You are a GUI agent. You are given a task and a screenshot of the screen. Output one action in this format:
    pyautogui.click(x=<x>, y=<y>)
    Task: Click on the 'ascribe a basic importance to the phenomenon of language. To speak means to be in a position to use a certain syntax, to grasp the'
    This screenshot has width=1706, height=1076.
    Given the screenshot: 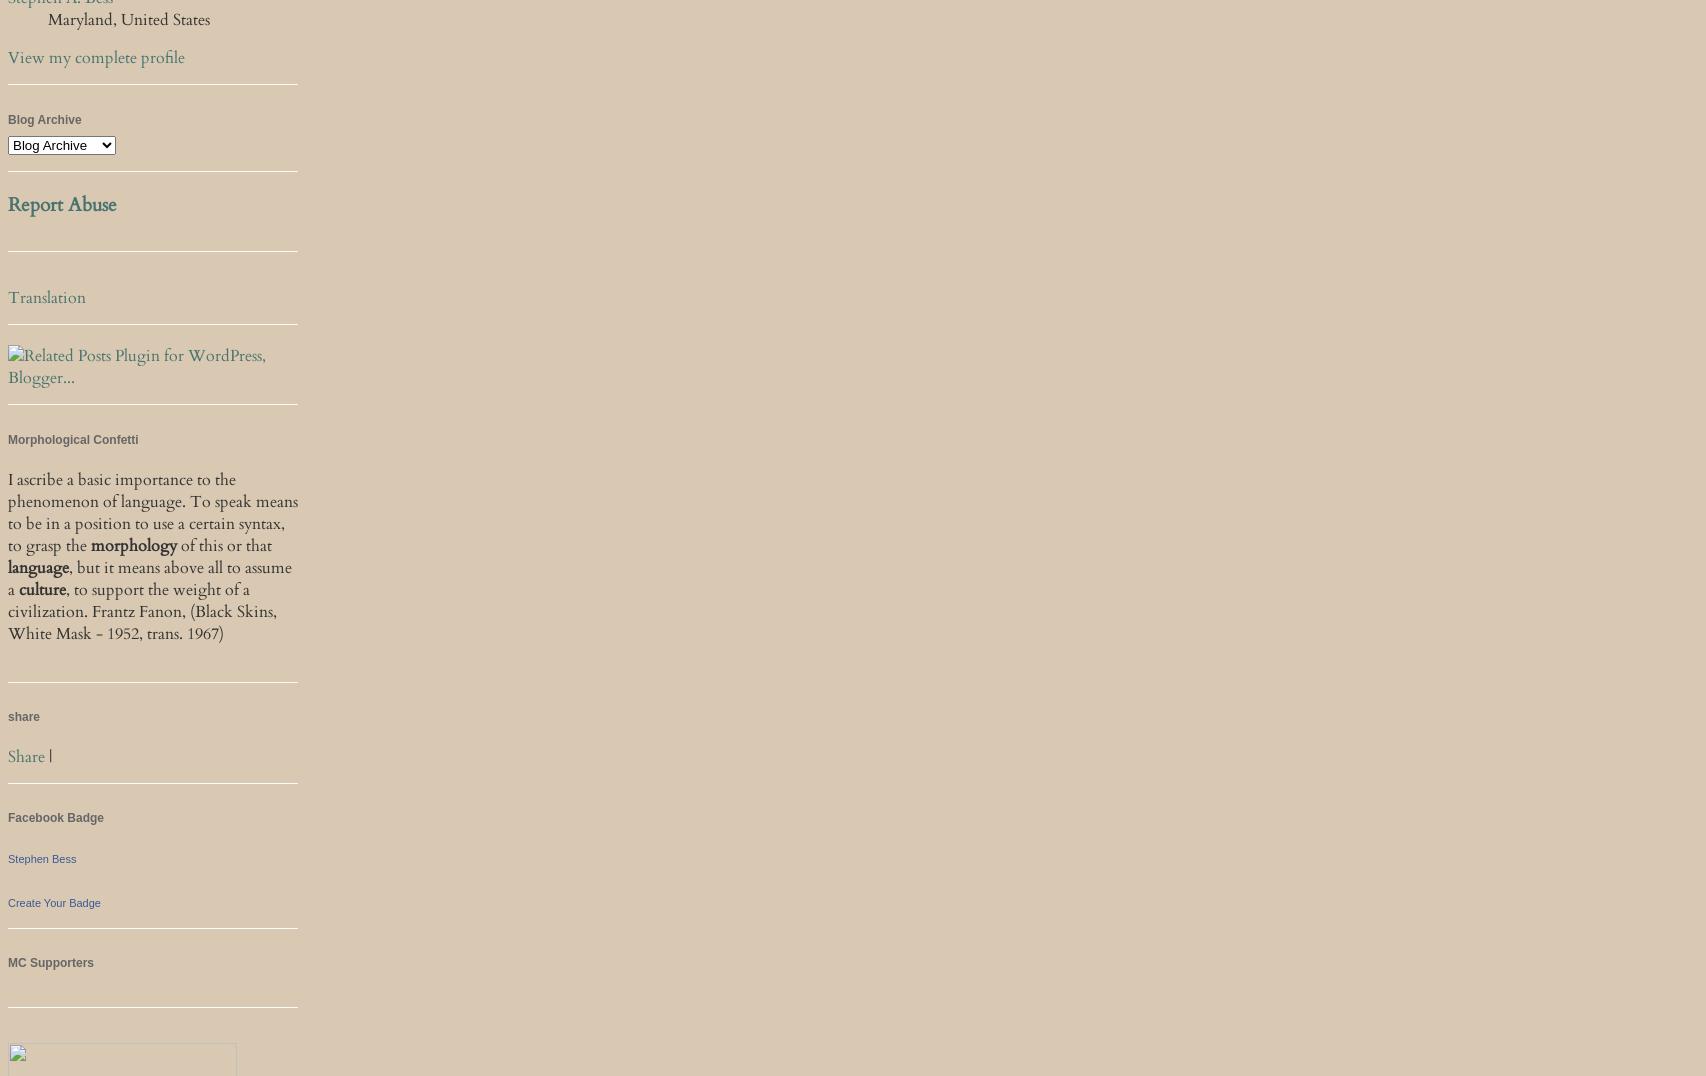 What is the action you would take?
    pyautogui.click(x=153, y=511)
    